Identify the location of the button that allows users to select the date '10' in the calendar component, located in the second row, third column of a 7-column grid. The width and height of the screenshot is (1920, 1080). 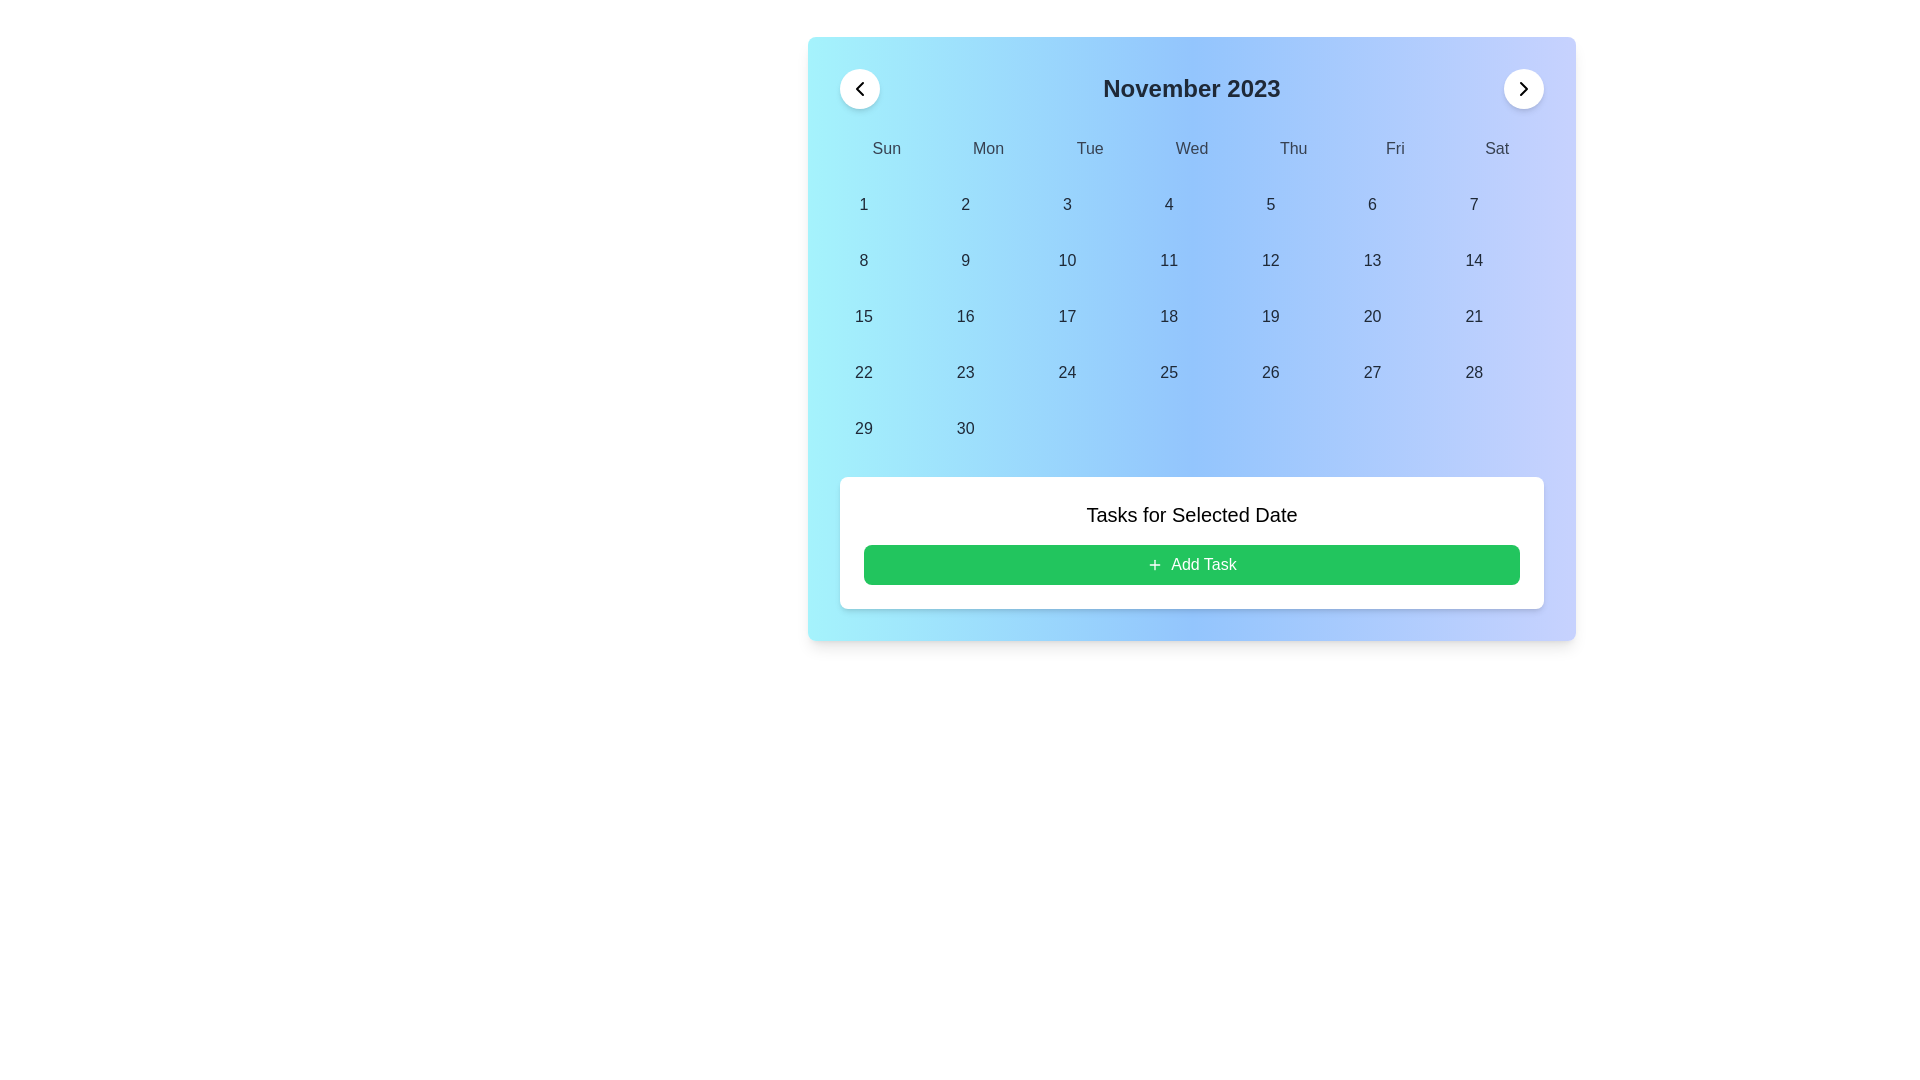
(1066, 260).